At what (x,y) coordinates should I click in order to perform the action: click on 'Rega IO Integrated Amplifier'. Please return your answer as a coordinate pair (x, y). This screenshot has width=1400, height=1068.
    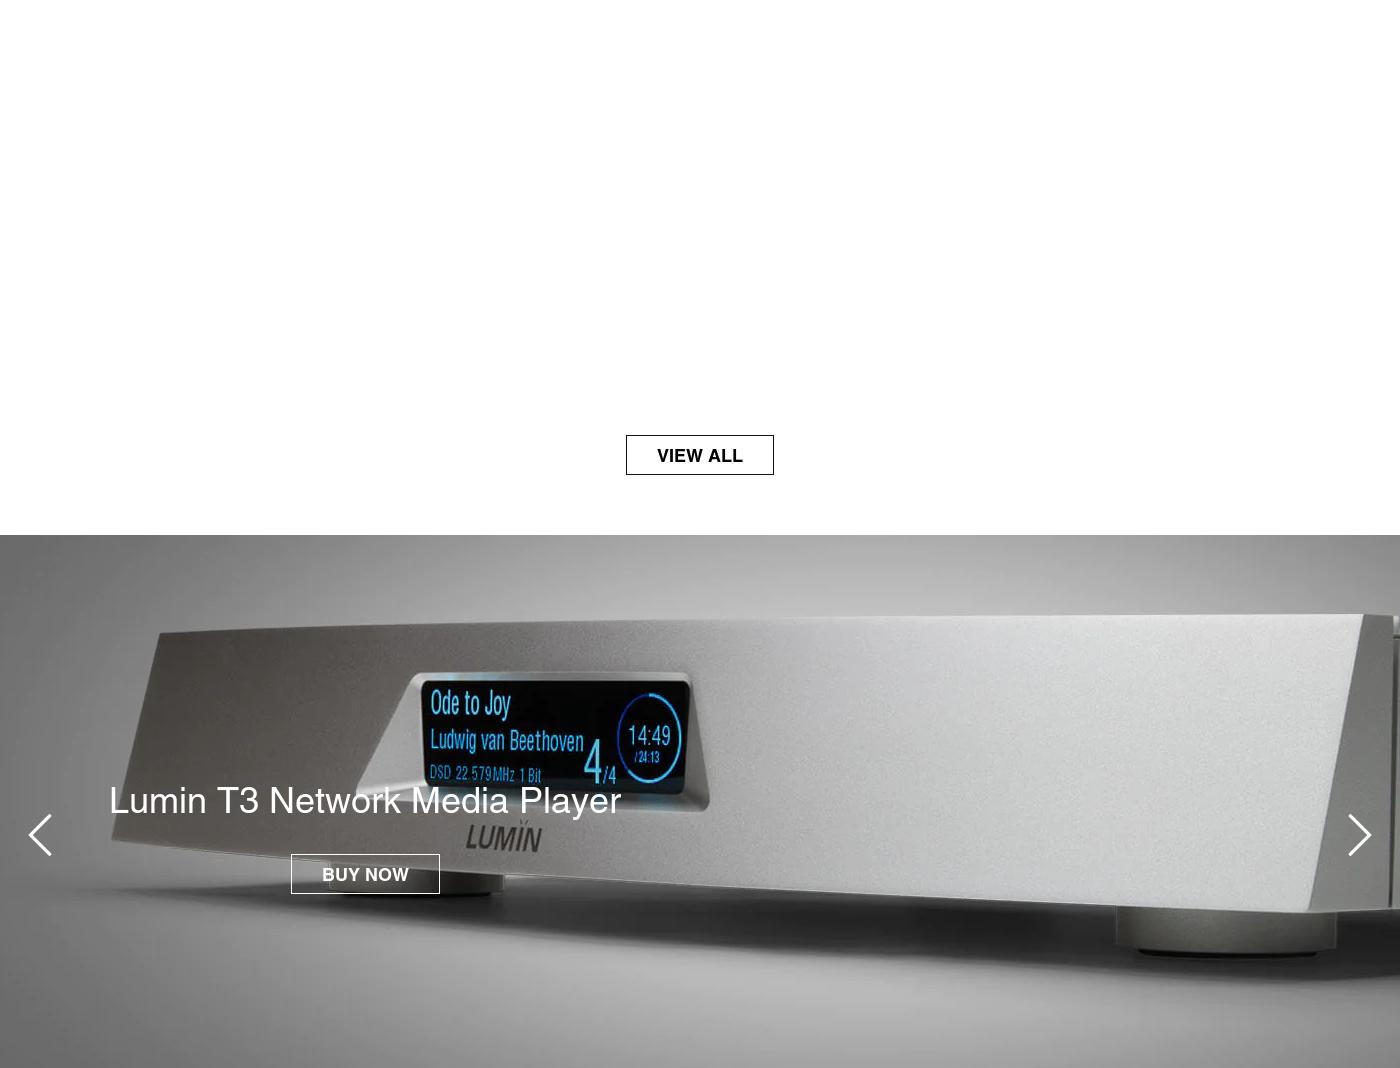
    Looking at the image, I should click on (119, 798).